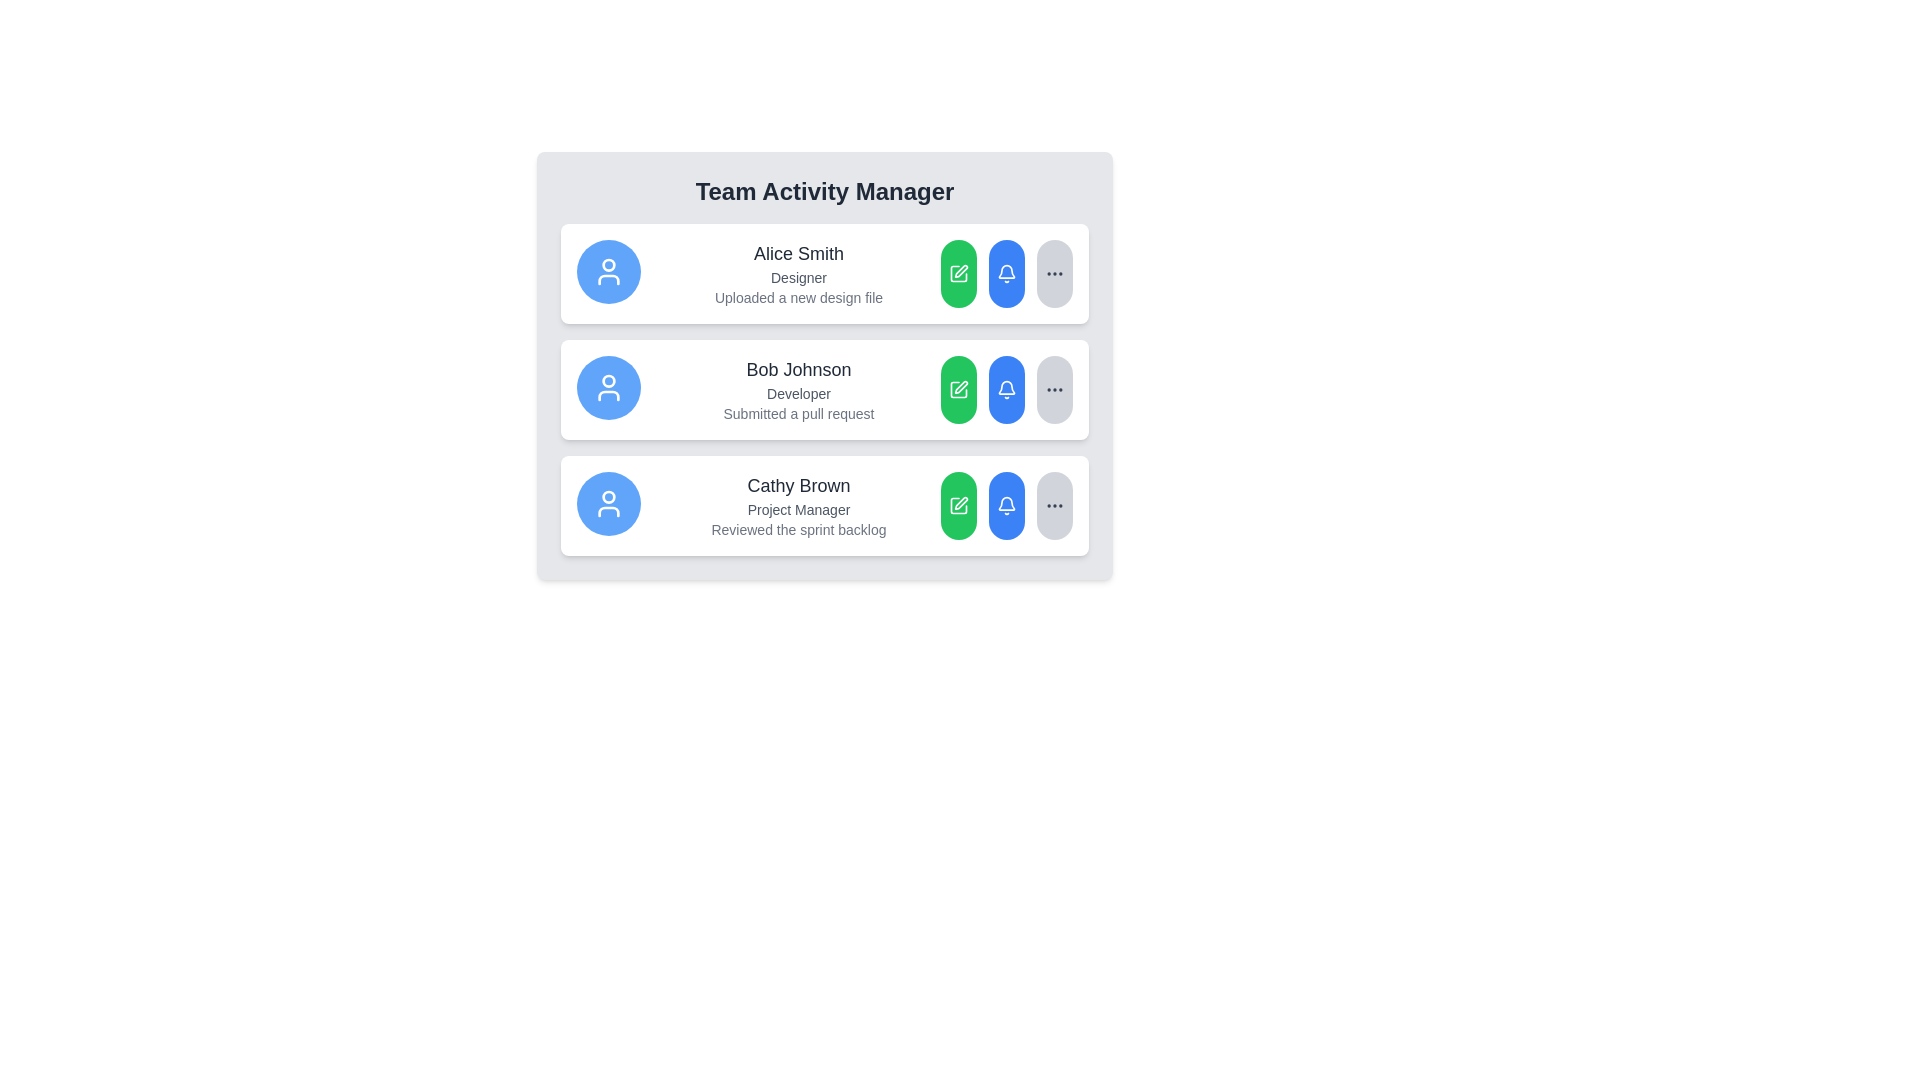  I want to click on the icon button resembling a square with a pen, styled with a green background and positioned as the first of the two green buttons in the action button set for the third user entry, for keyboard navigation interoperability, so click(958, 504).